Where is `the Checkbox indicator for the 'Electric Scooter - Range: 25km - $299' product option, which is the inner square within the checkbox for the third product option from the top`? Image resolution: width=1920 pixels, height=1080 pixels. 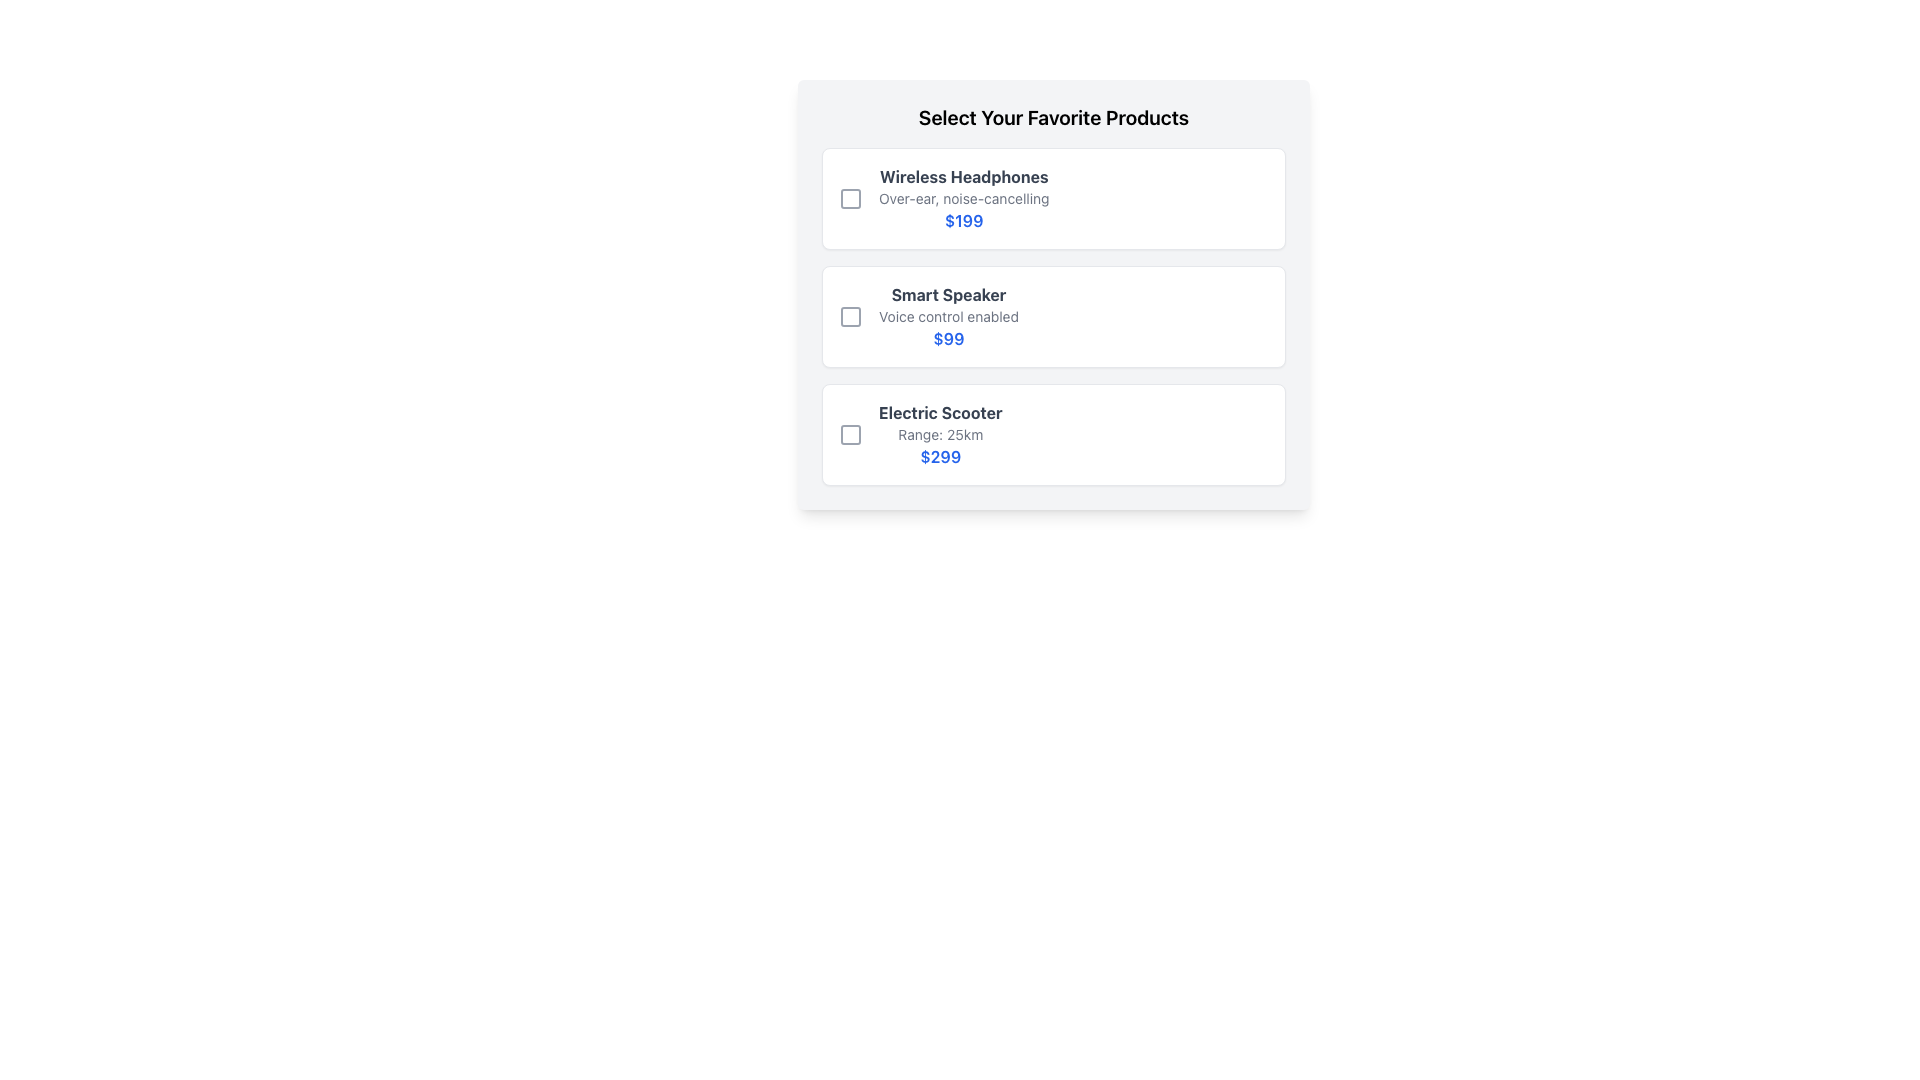 the Checkbox indicator for the 'Electric Scooter - Range: 25km - $299' product option, which is the inner square within the checkbox for the third product option from the top is located at coordinates (850, 434).